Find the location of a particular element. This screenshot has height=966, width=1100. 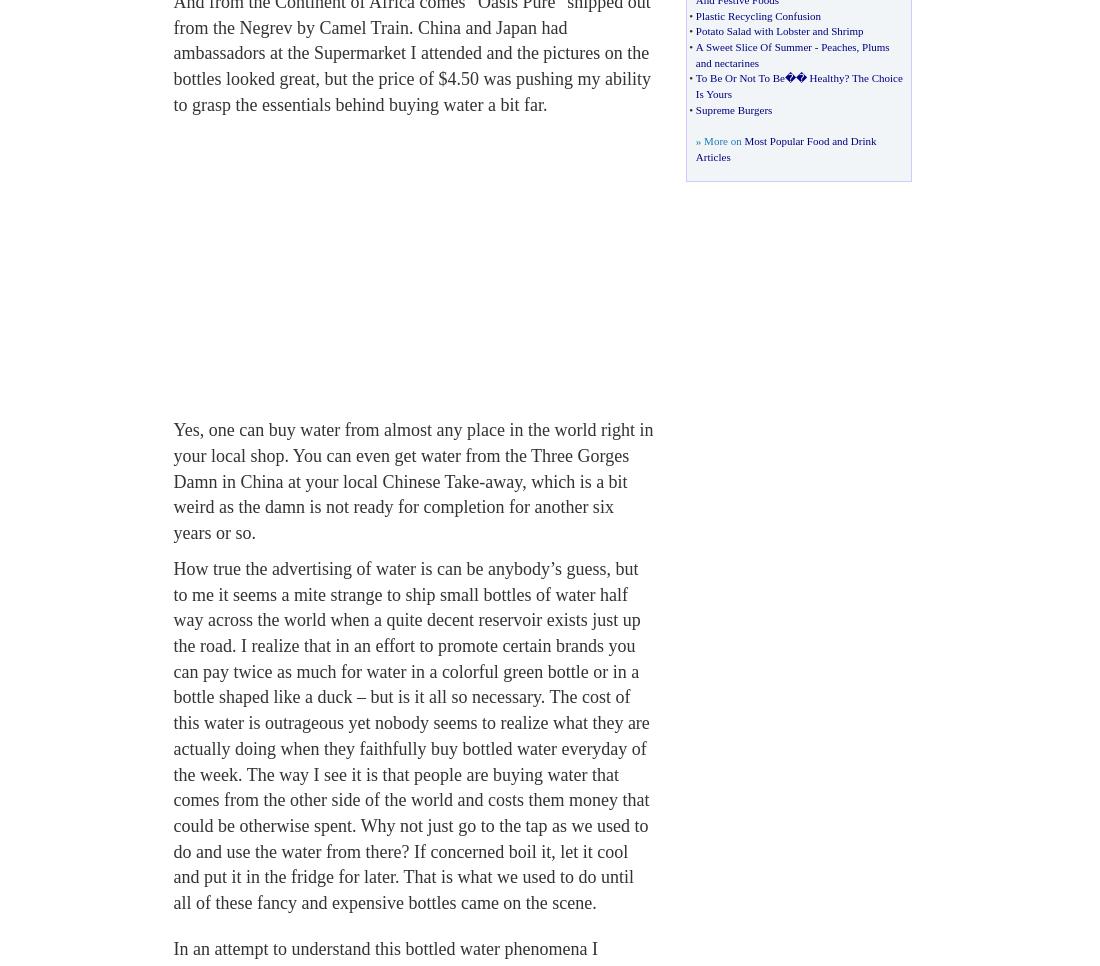

'Yes, one can buy water from almost any place in the world right in your local shop. You can even get water from the Three Gorges Damn in China at your local Chinese Take-away, which is a bit weird as the damn is not ready for completion for another six years or so.' is located at coordinates (412, 481).